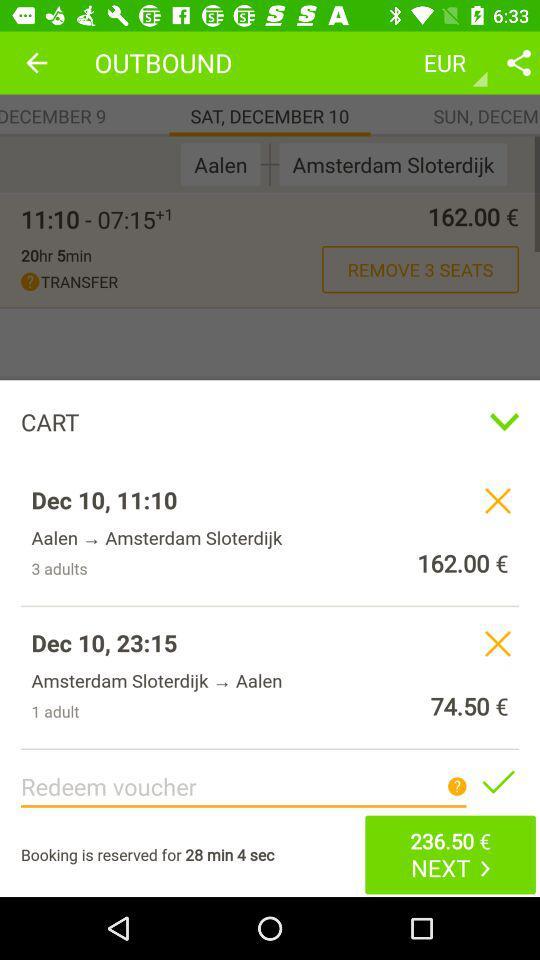 The height and width of the screenshot is (960, 540). What do you see at coordinates (496, 781) in the screenshot?
I see `the article` at bounding box center [496, 781].